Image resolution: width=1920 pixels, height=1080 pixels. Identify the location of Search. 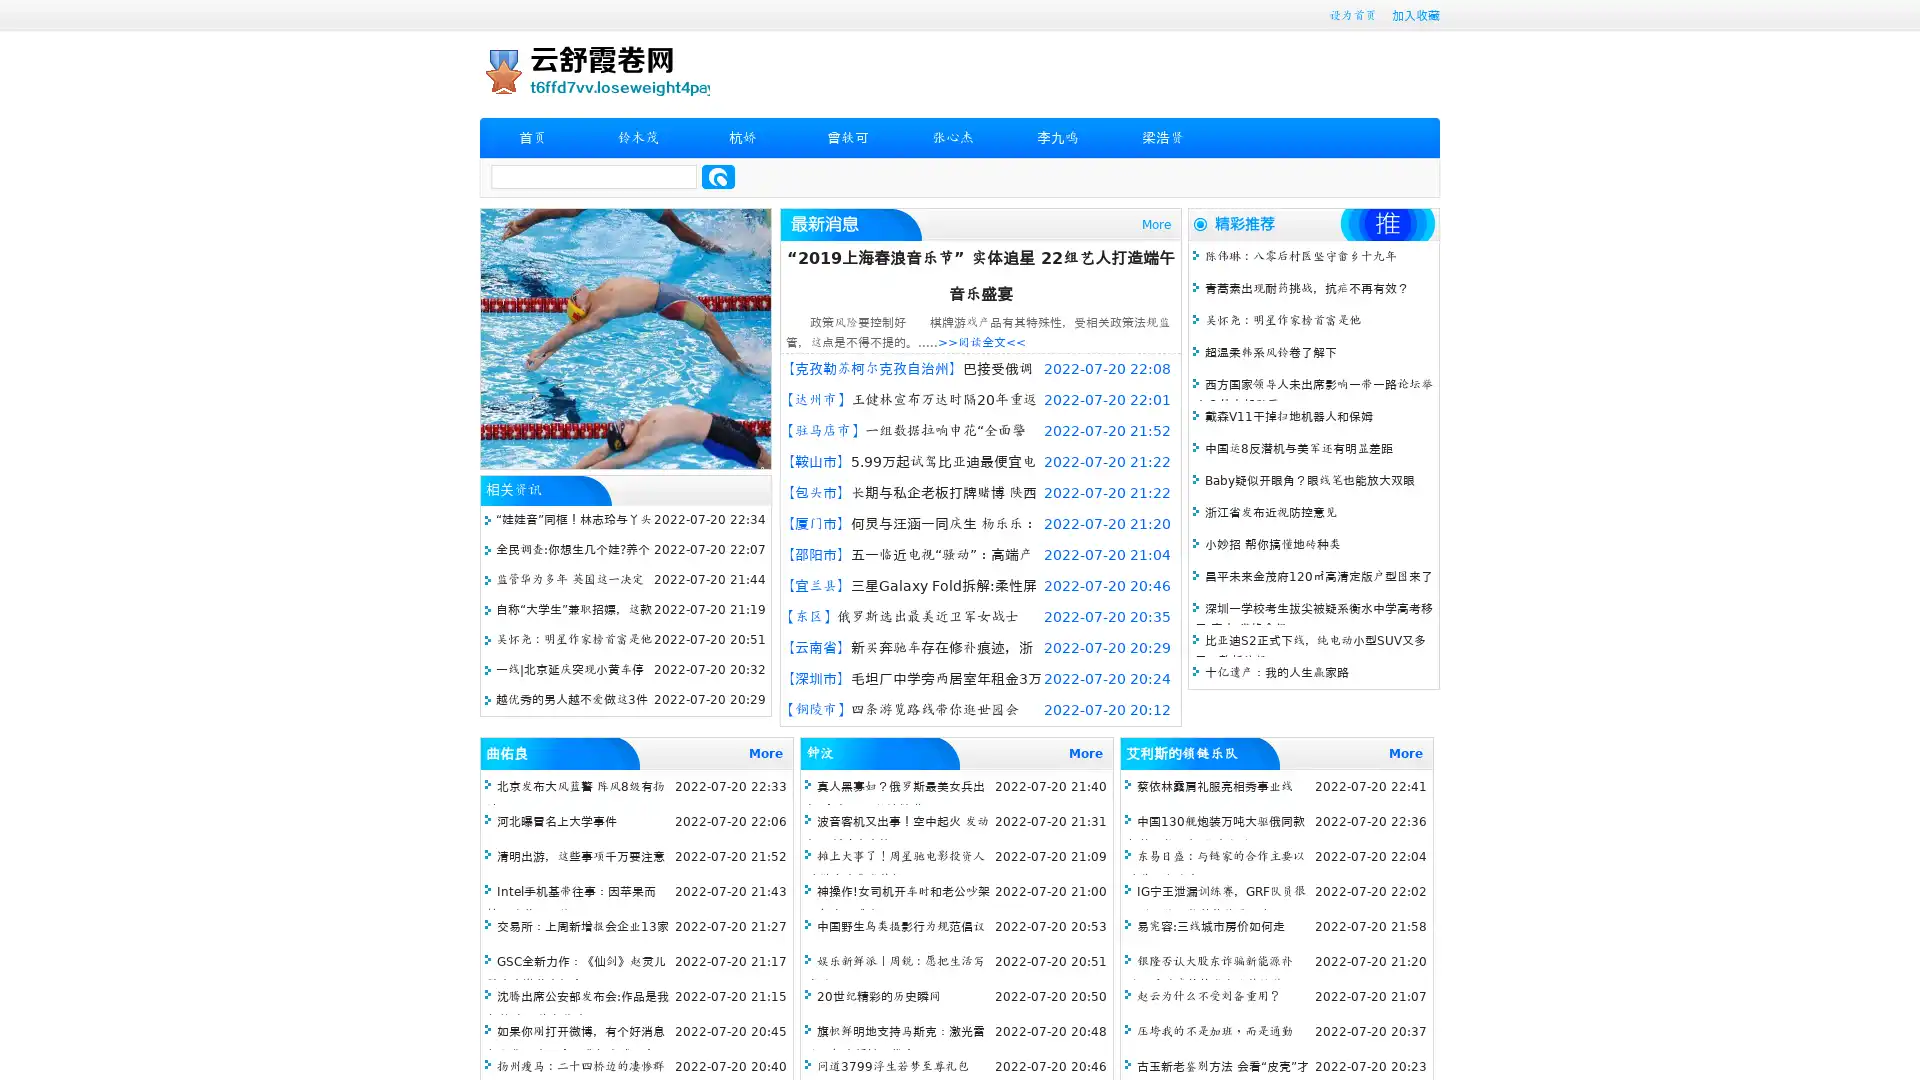
(718, 176).